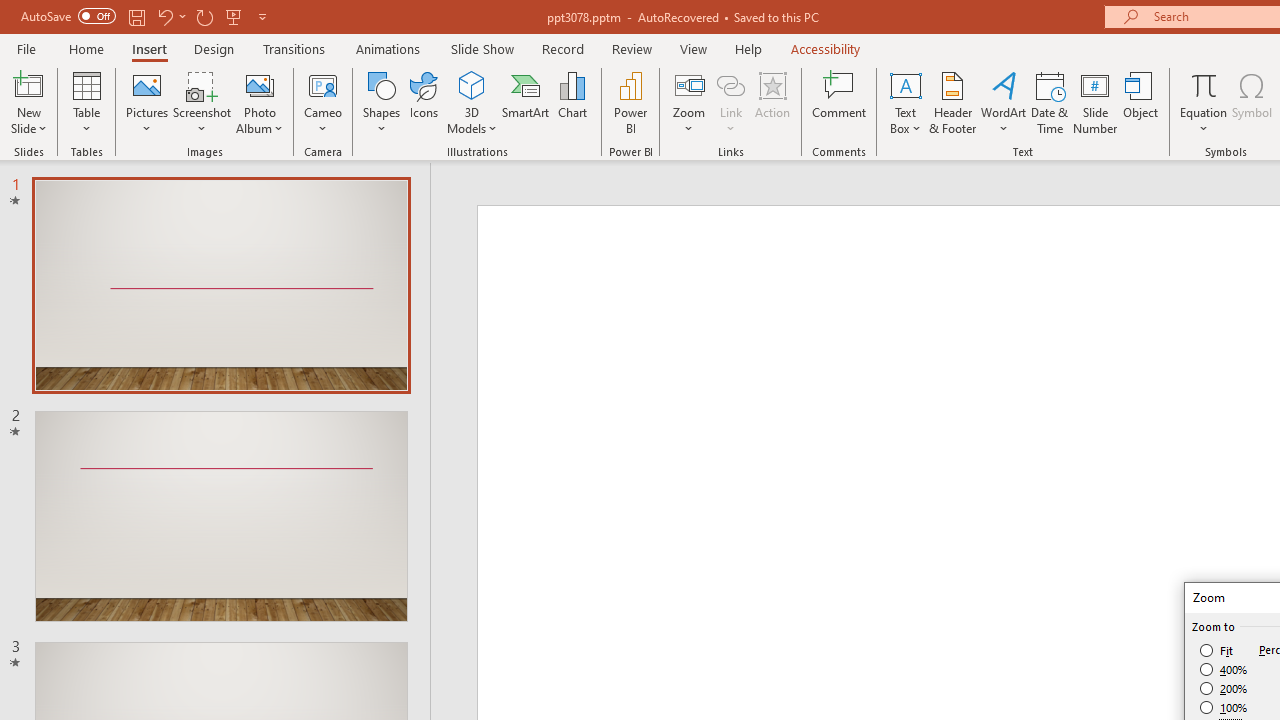  I want to click on 'Object...', so click(1141, 103).